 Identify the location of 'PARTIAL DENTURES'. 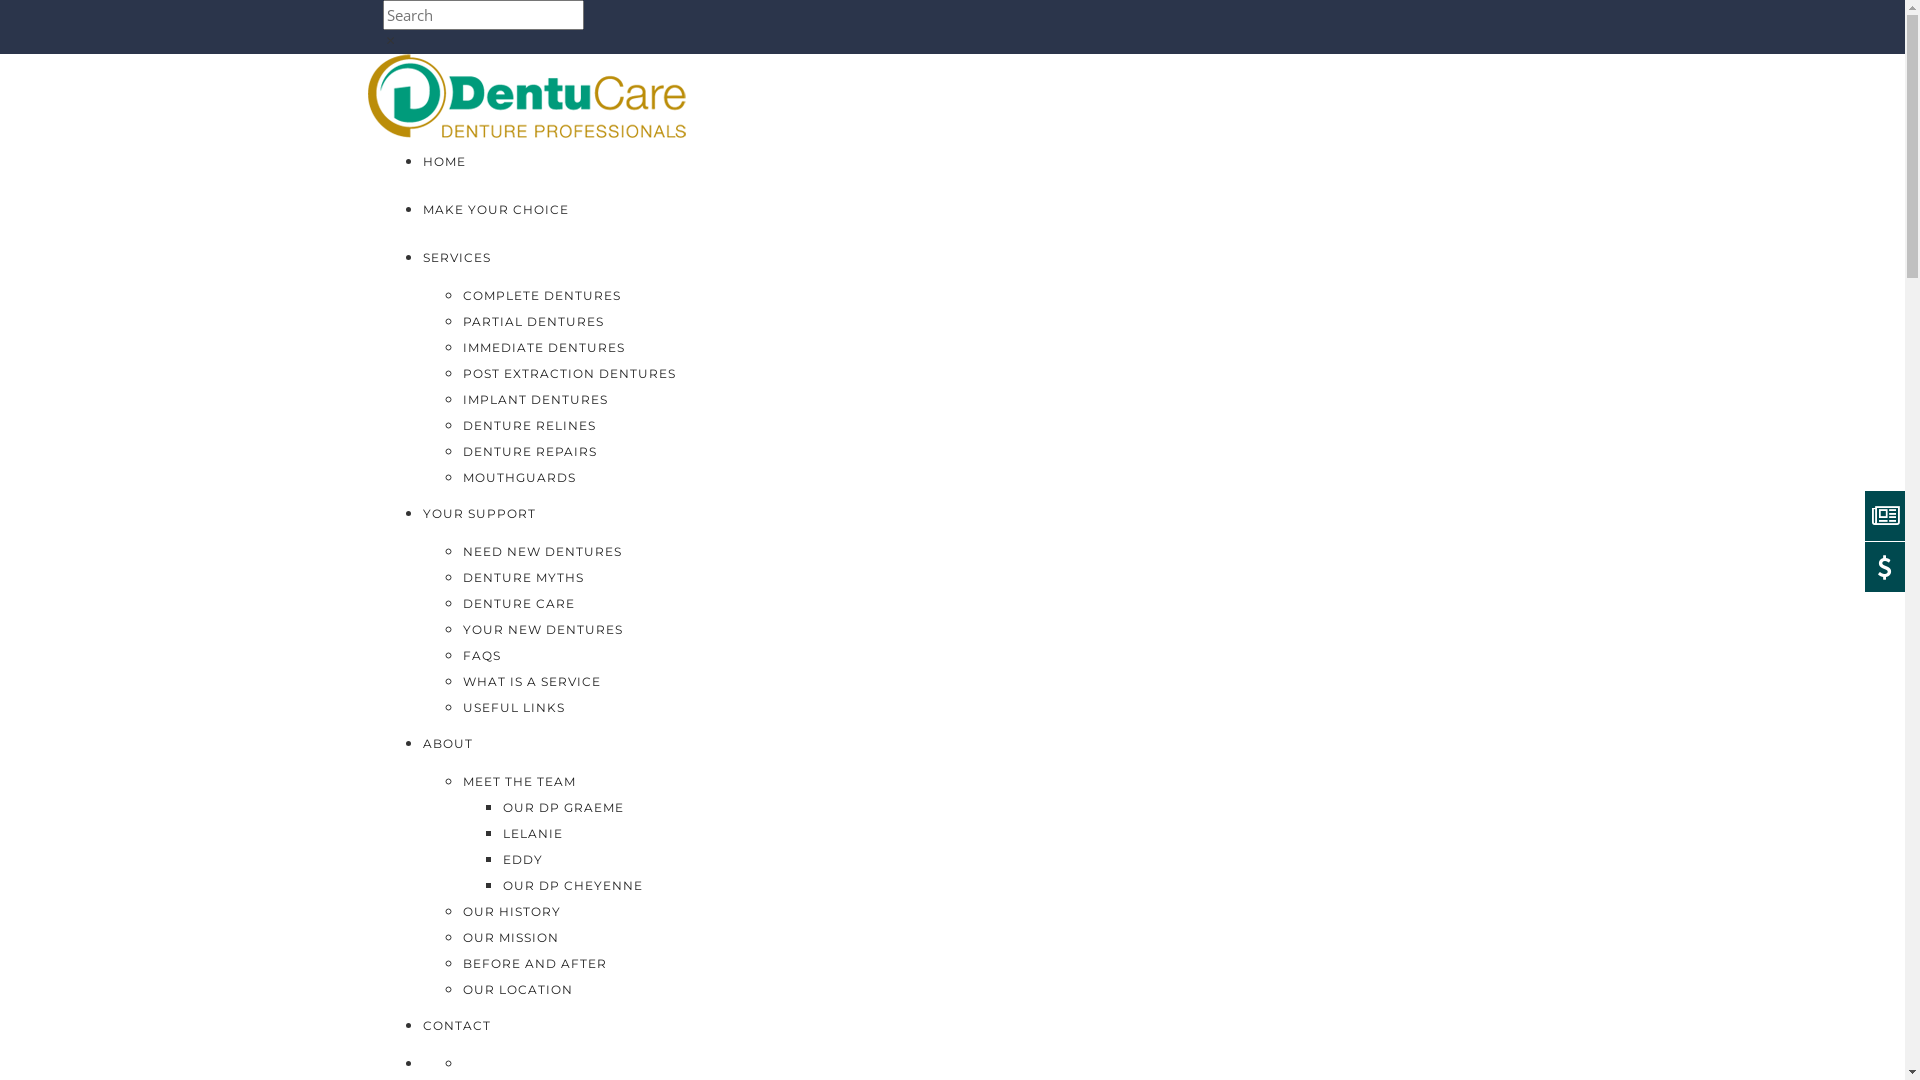
(532, 320).